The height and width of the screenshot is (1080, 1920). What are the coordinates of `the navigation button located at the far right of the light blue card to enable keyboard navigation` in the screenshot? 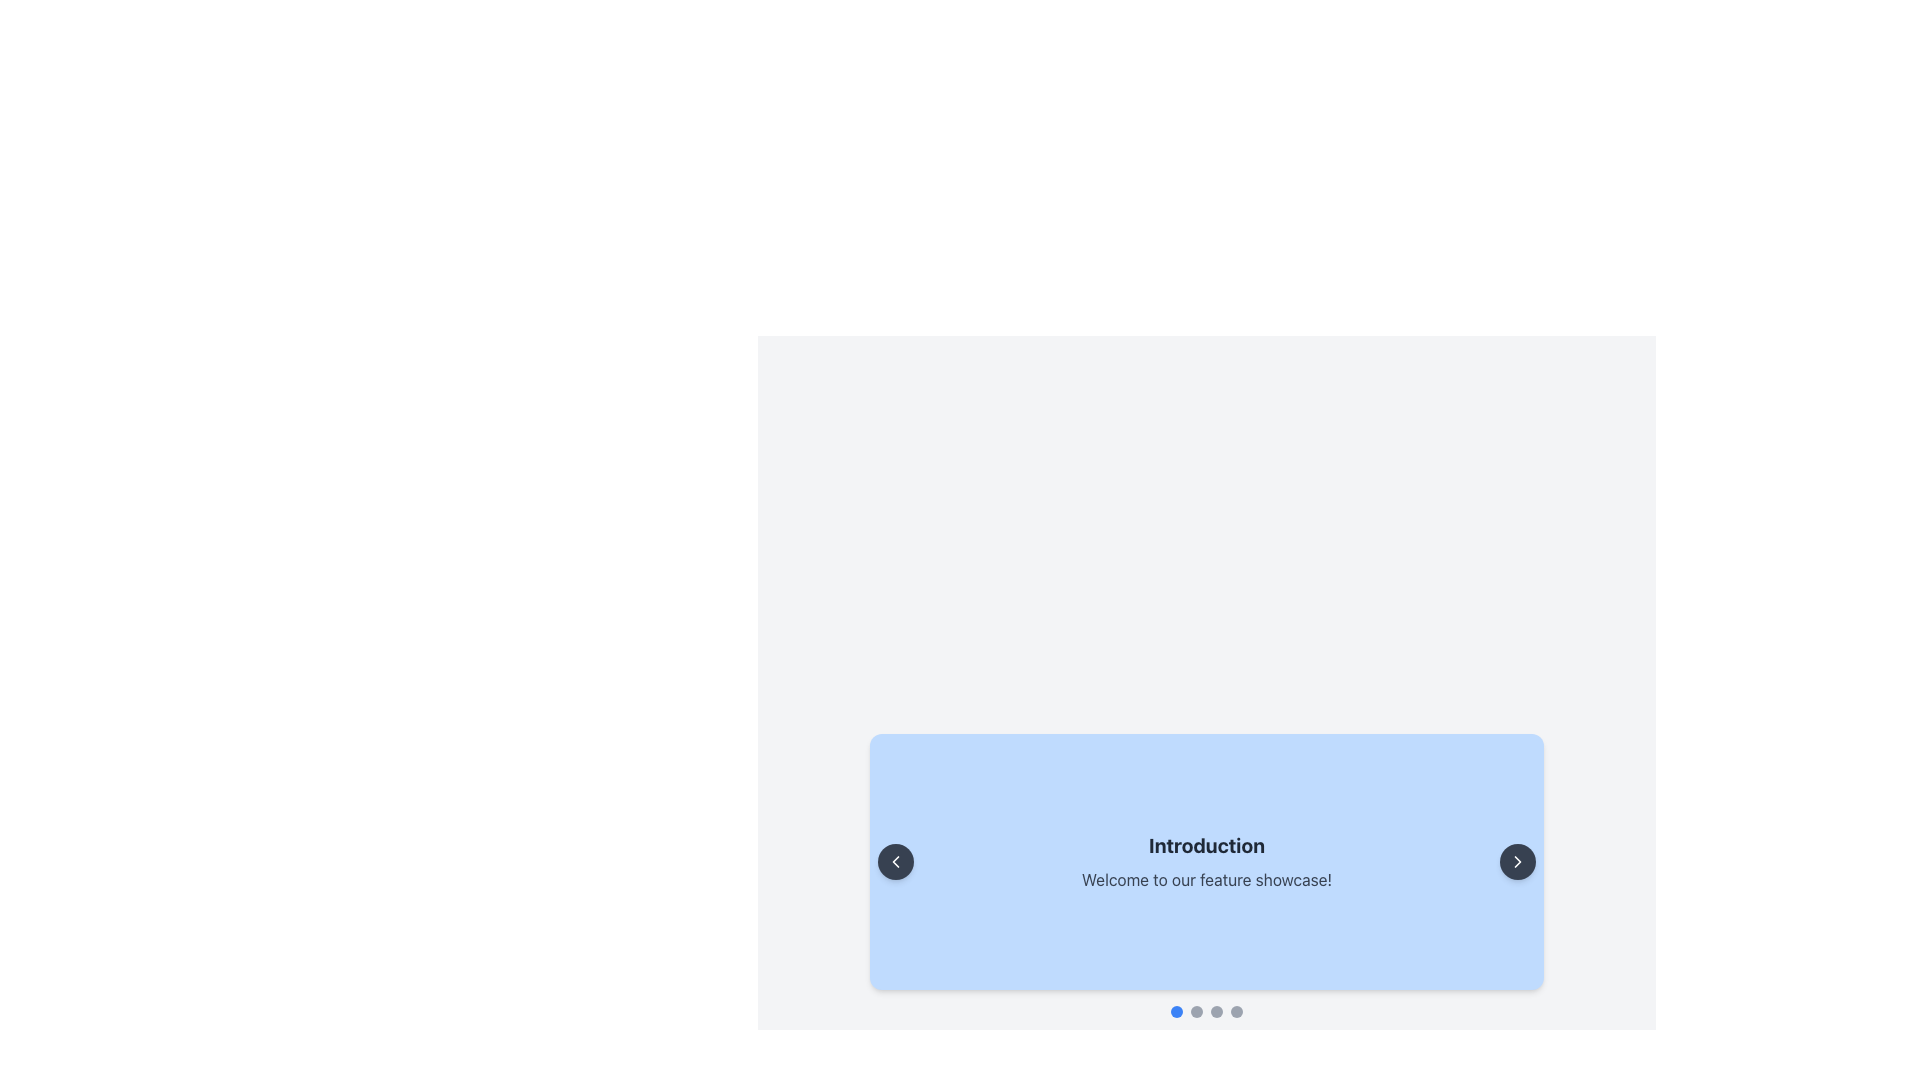 It's located at (1517, 860).